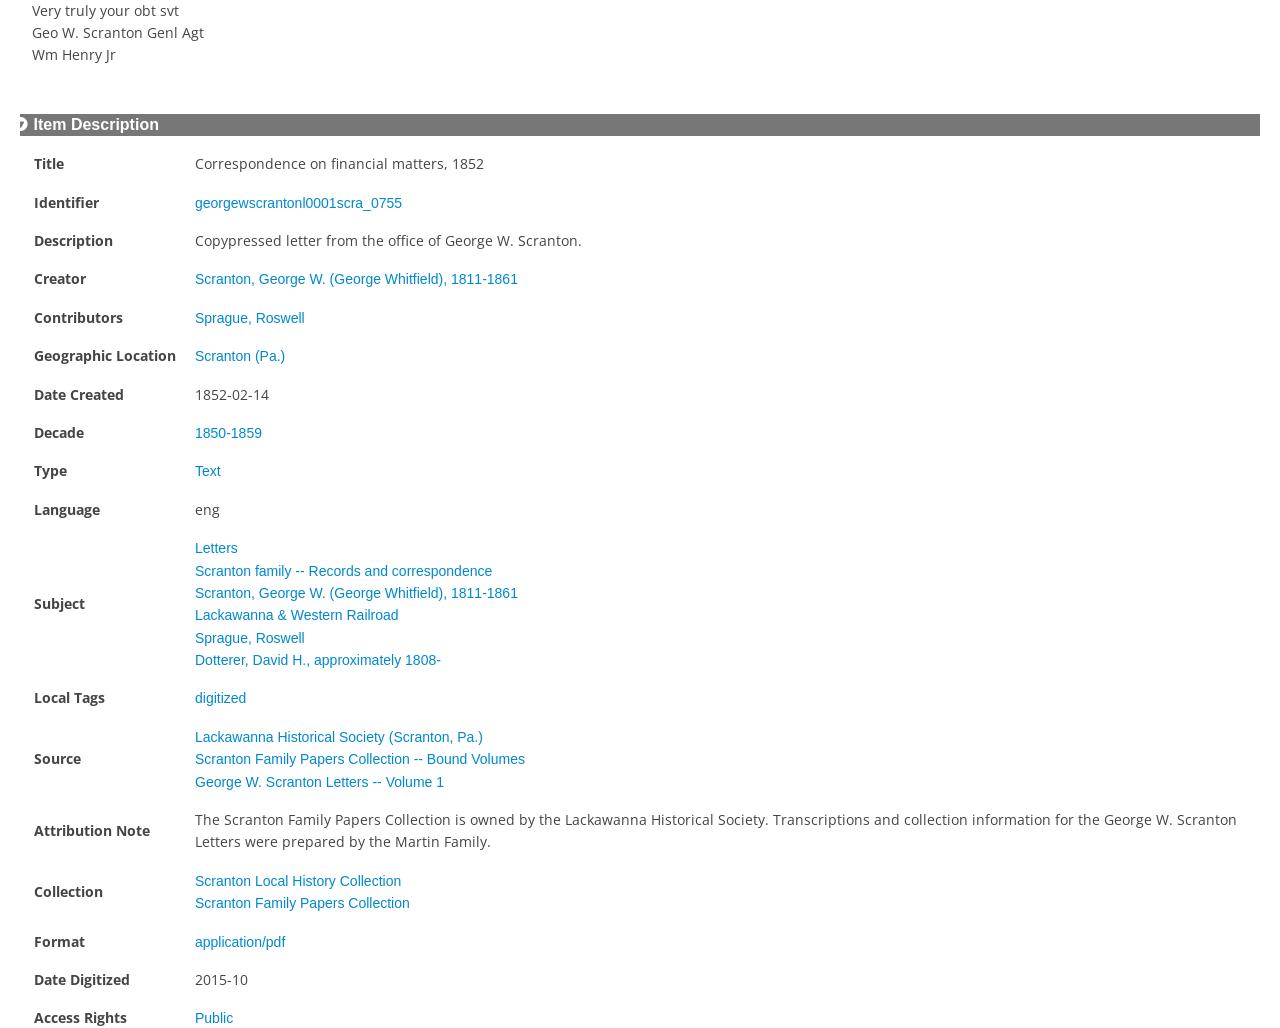 The width and height of the screenshot is (1280, 1028). What do you see at coordinates (57, 757) in the screenshot?
I see `'Source'` at bounding box center [57, 757].